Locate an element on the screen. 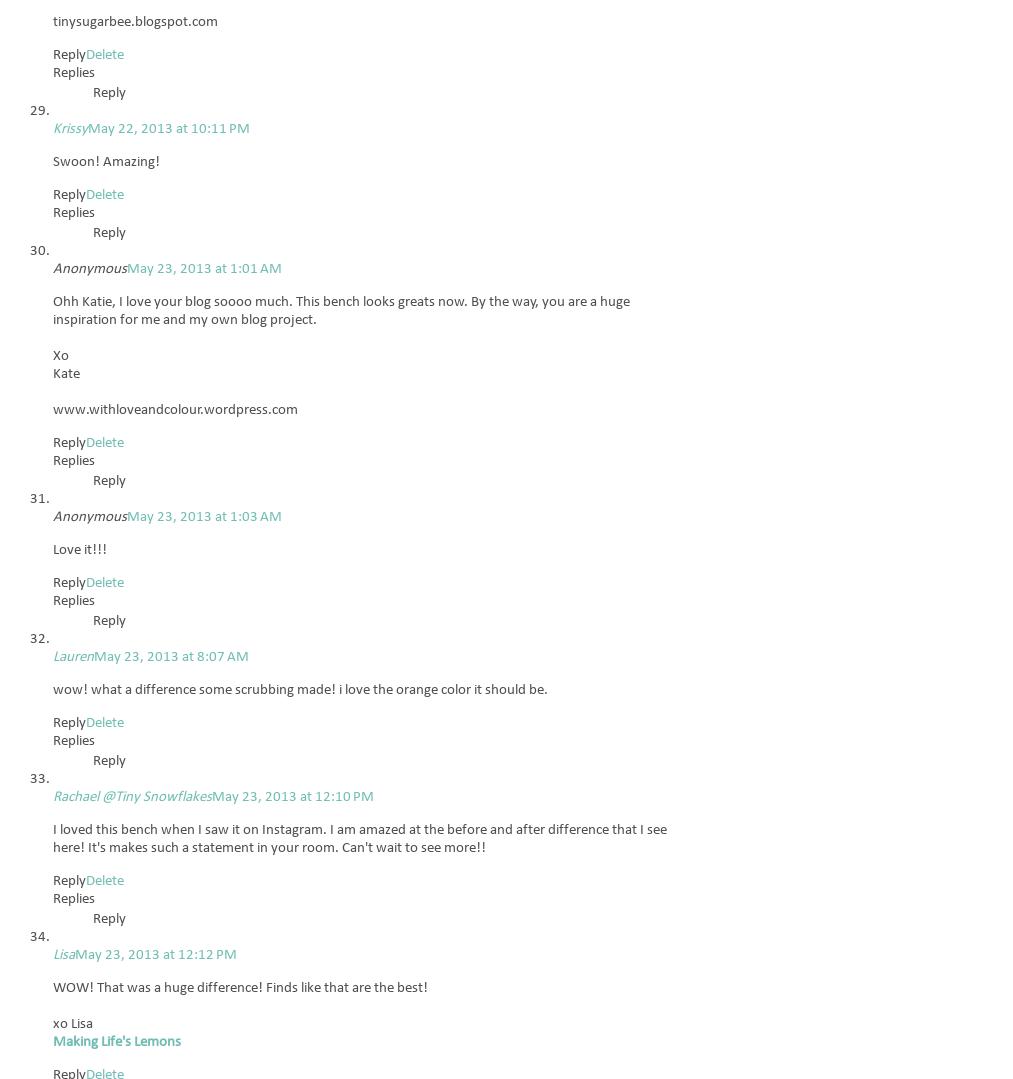  'Rachael @Tiny Snowflakes' is located at coordinates (132, 796).